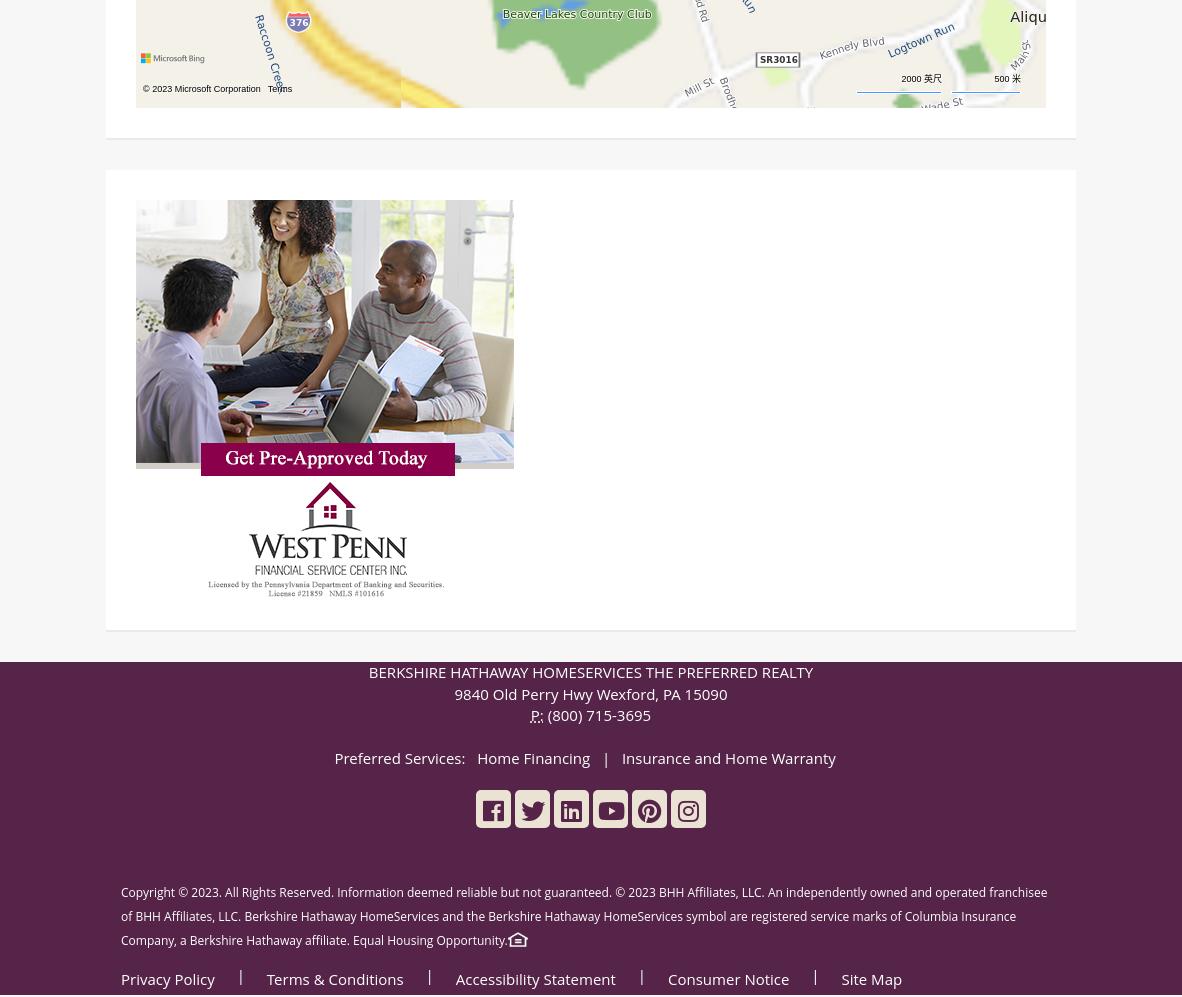  What do you see at coordinates (404, 761) in the screenshot?
I see `'Preferred Services:'` at bounding box center [404, 761].